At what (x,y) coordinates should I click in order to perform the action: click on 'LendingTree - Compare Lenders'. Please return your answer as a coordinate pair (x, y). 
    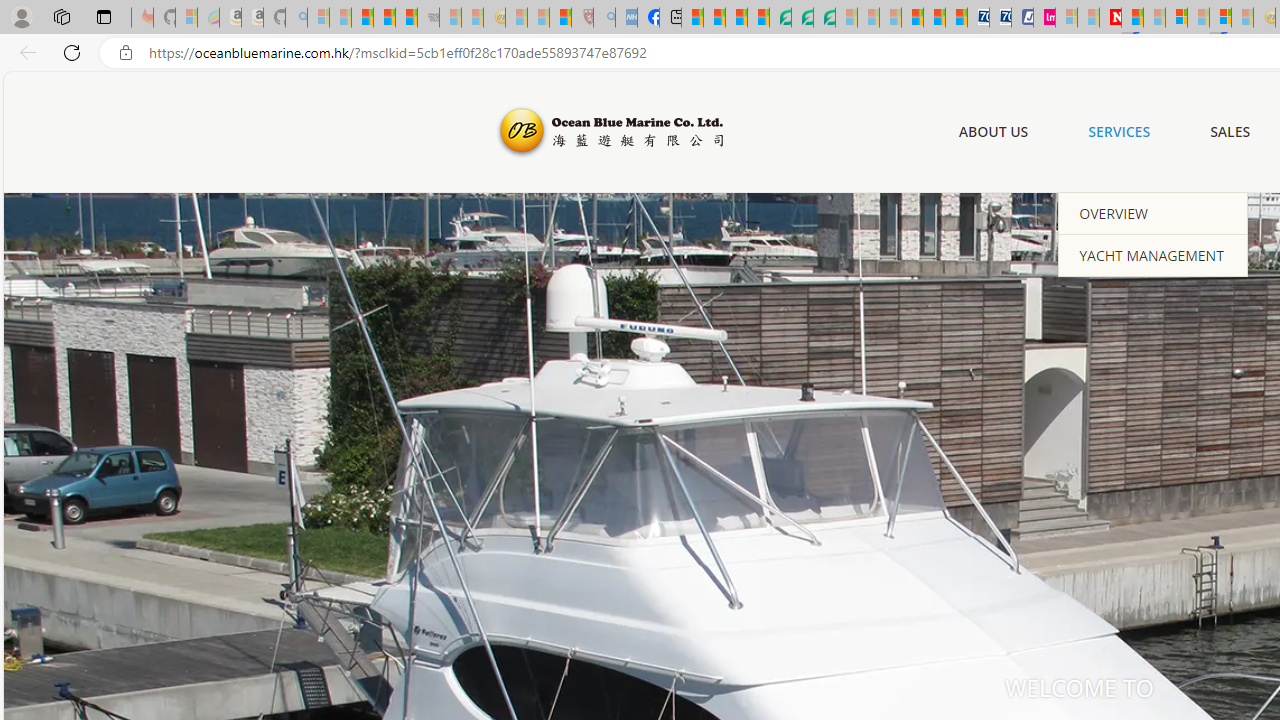
    Looking at the image, I should click on (779, 17).